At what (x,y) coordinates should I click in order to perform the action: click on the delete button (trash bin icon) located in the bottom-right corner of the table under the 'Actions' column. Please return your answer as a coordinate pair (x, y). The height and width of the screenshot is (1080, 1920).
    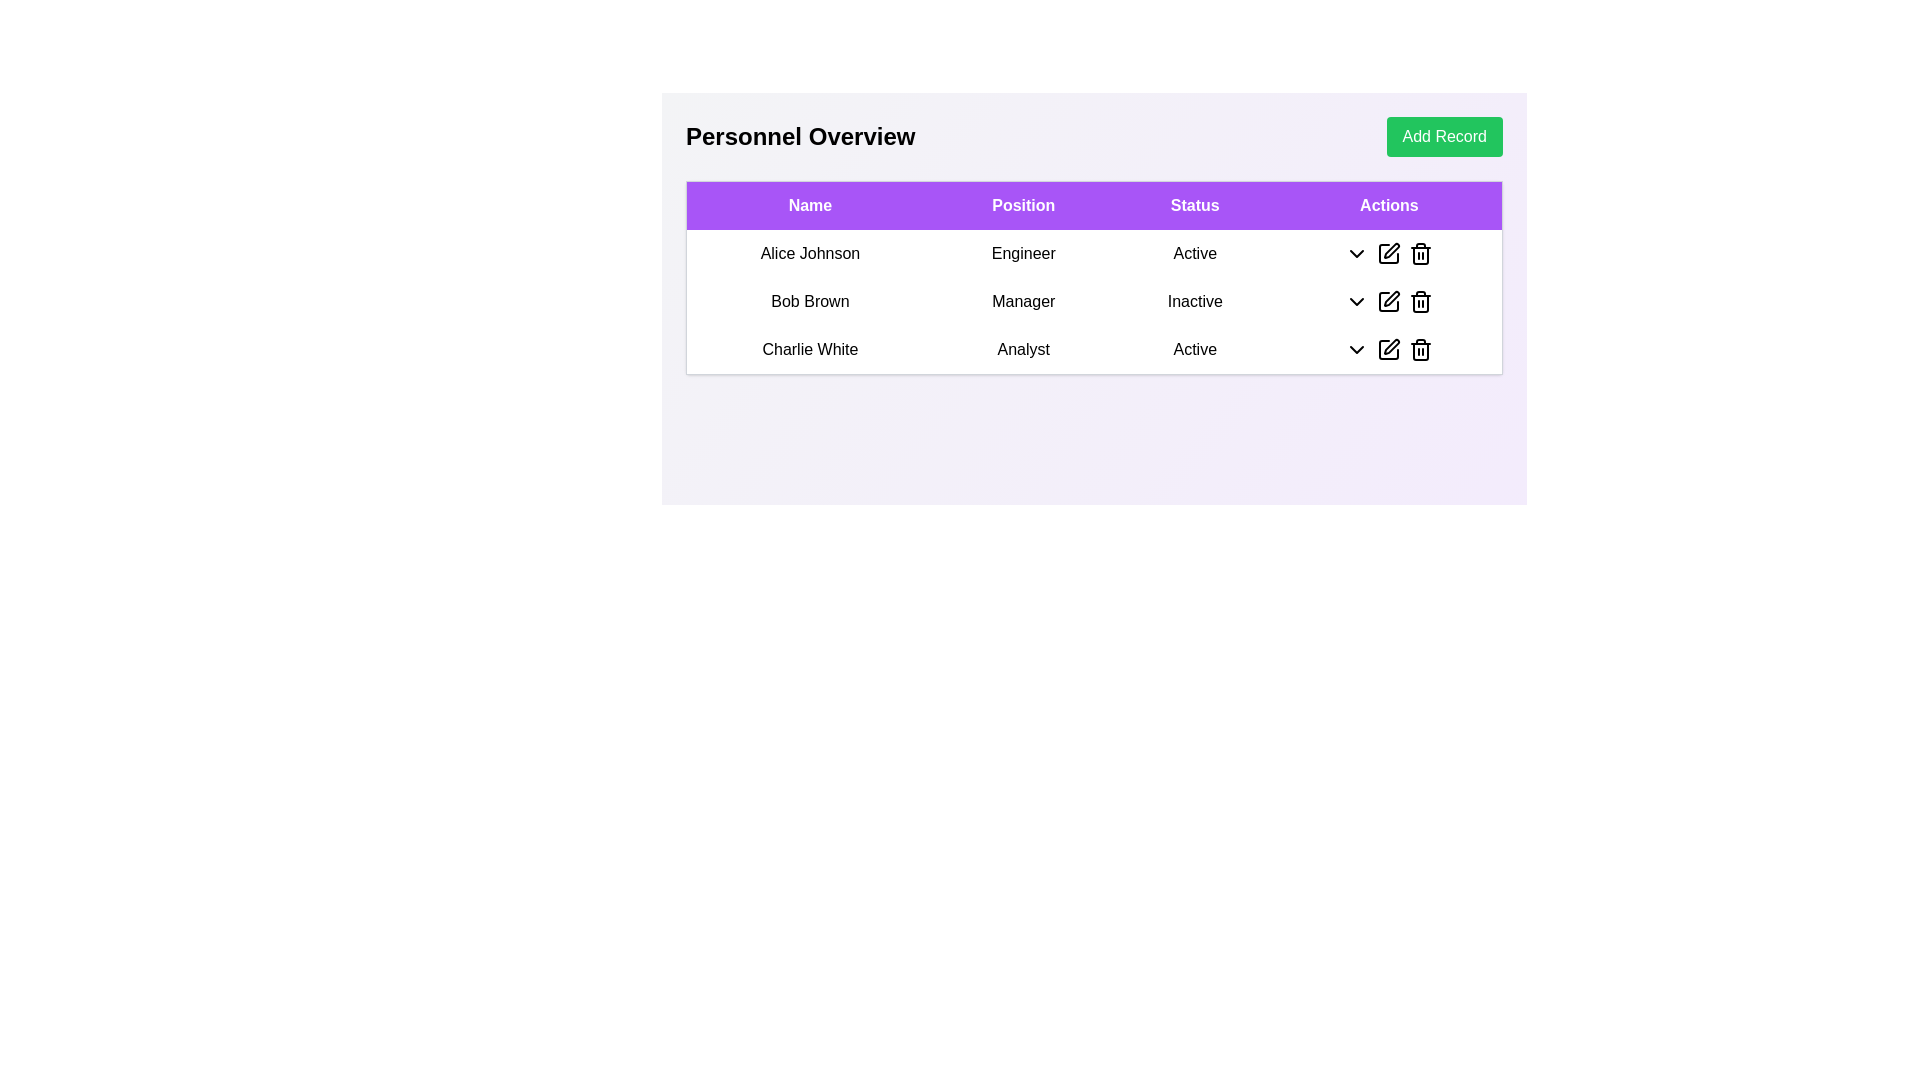
    Looking at the image, I should click on (1420, 349).